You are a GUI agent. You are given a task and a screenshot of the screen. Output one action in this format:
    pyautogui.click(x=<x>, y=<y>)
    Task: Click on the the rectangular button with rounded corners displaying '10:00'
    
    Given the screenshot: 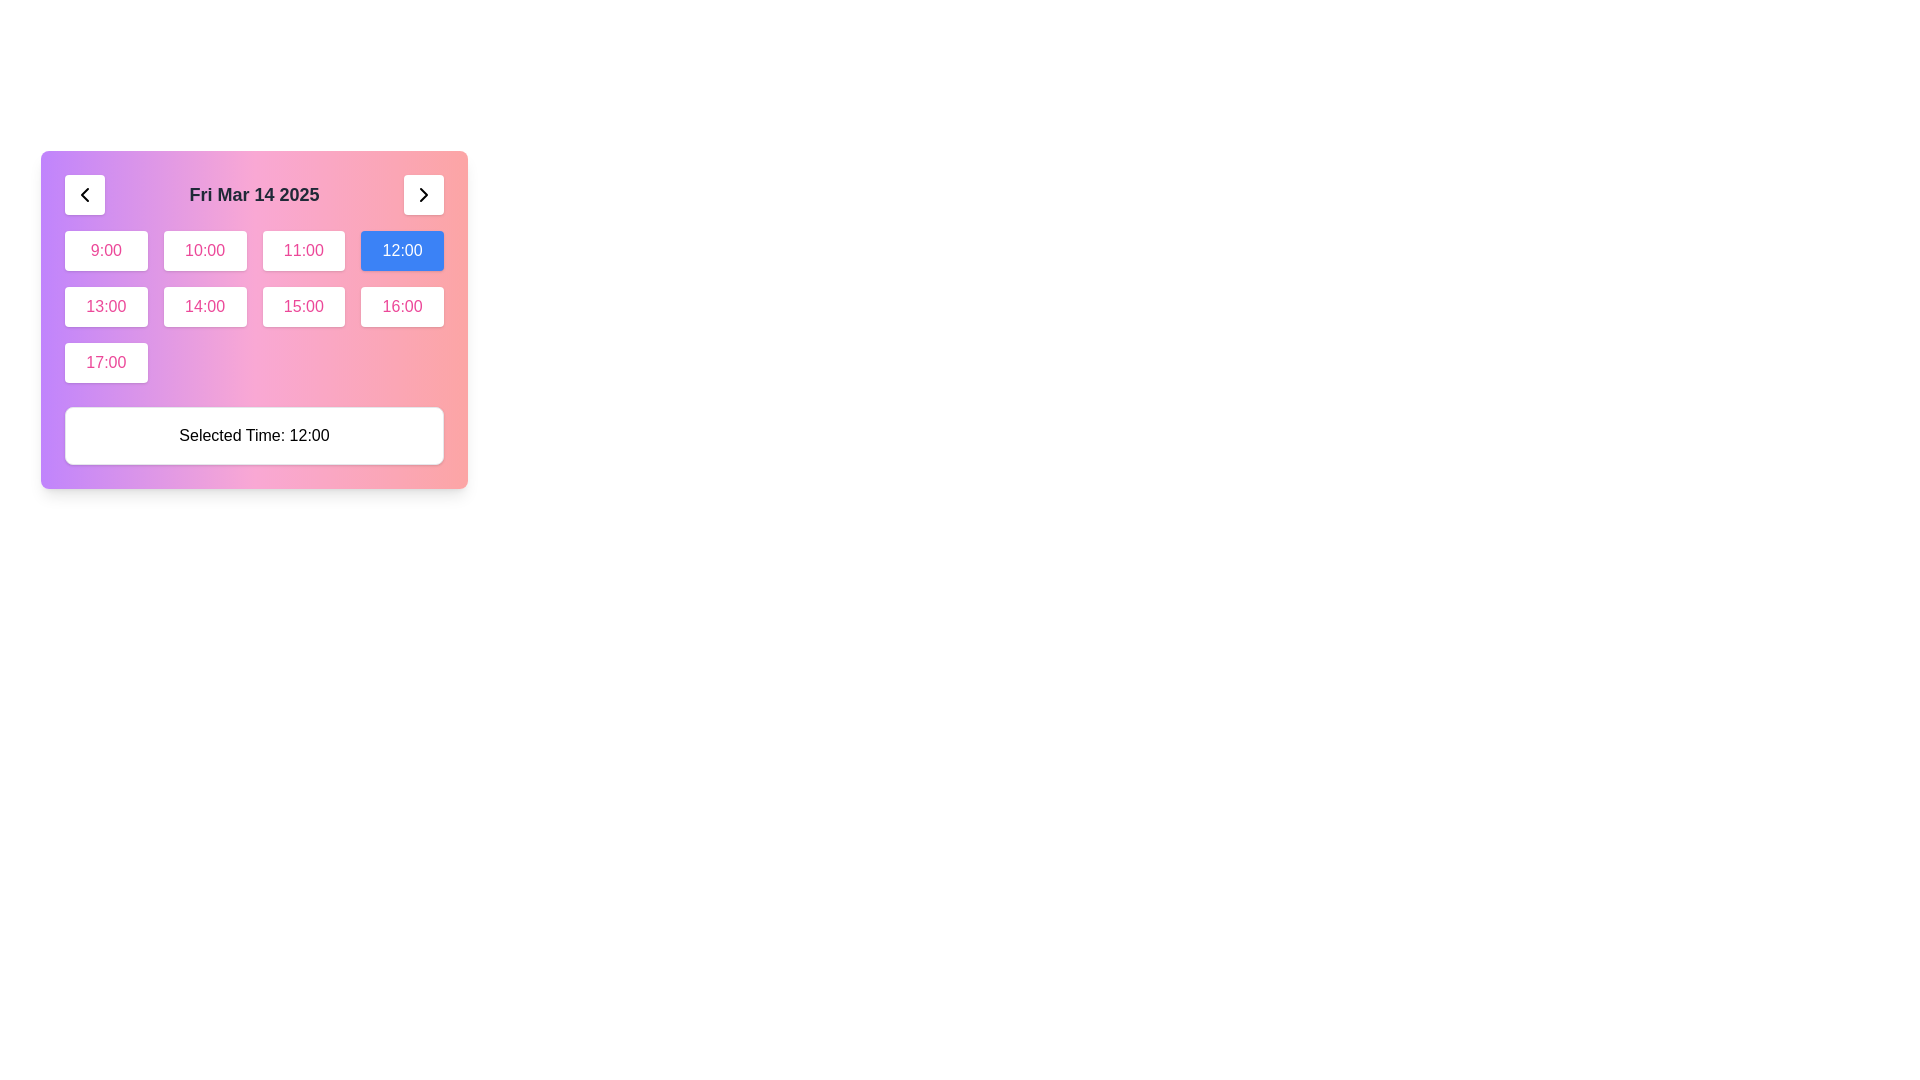 What is the action you would take?
    pyautogui.click(x=205, y=249)
    